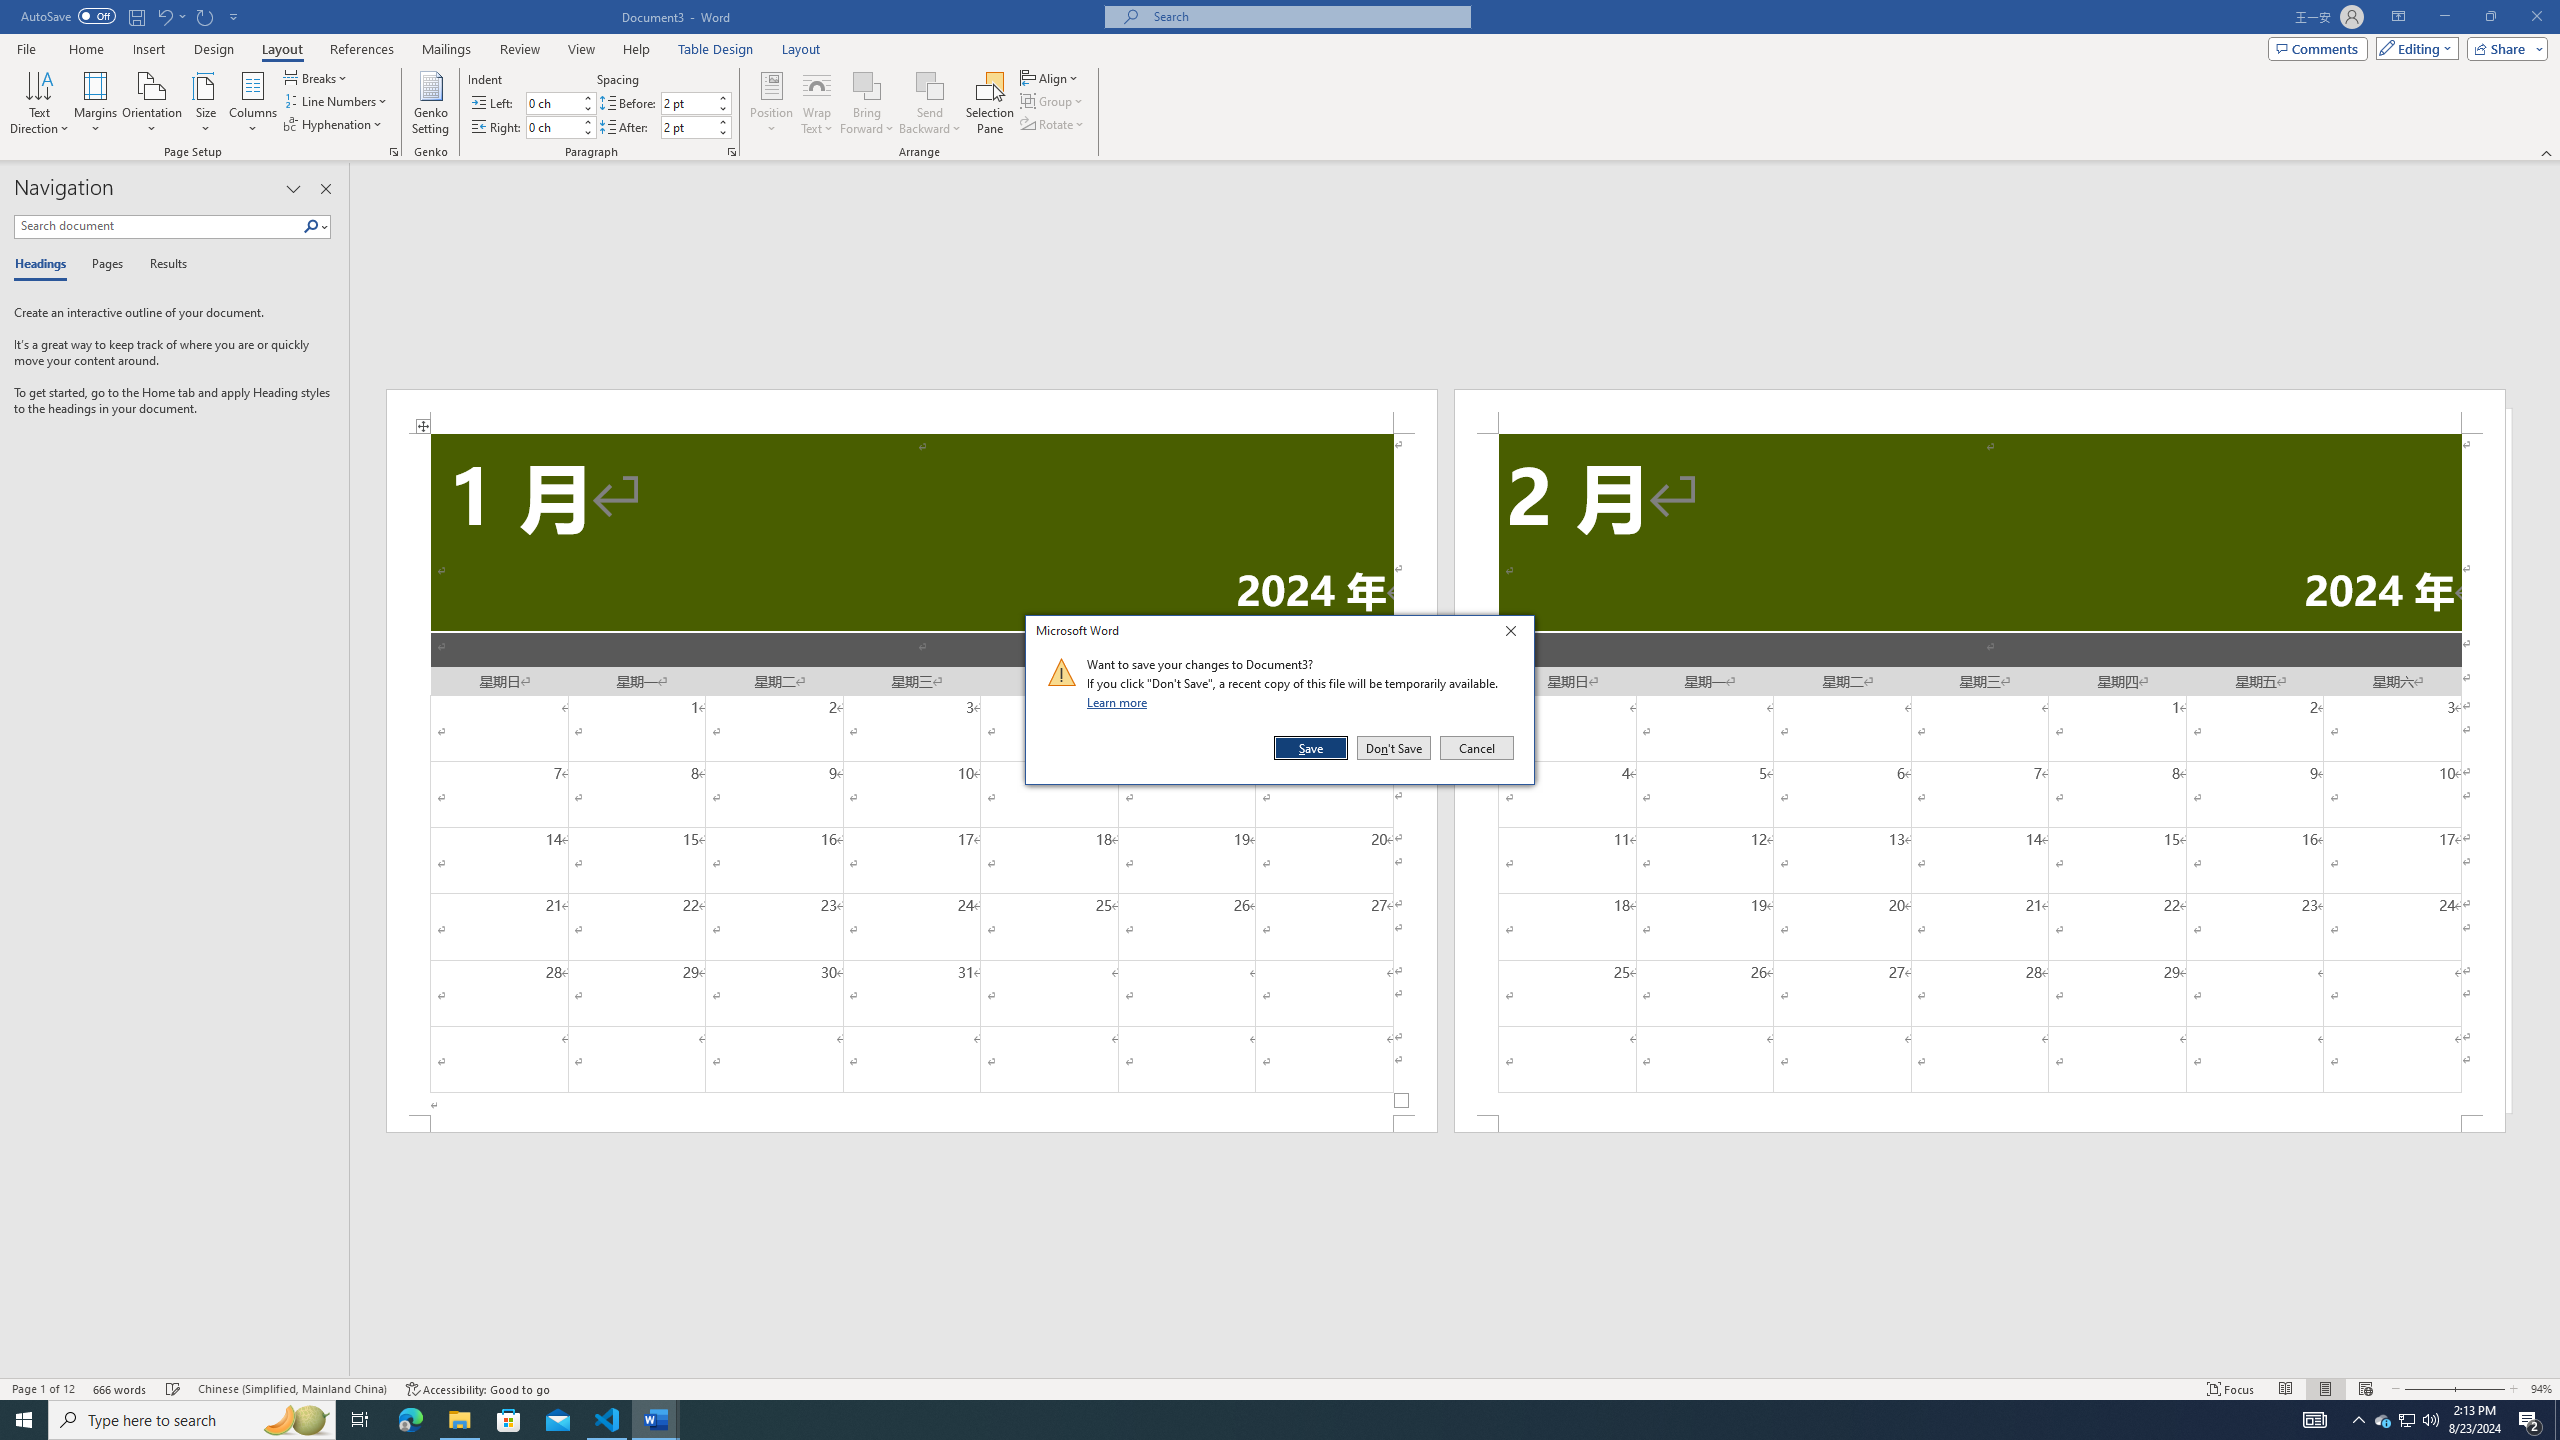 The height and width of the screenshot is (1440, 2560). Describe the element at coordinates (1061, 671) in the screenshot. I see `'Class: NetUIImage'` at that location.